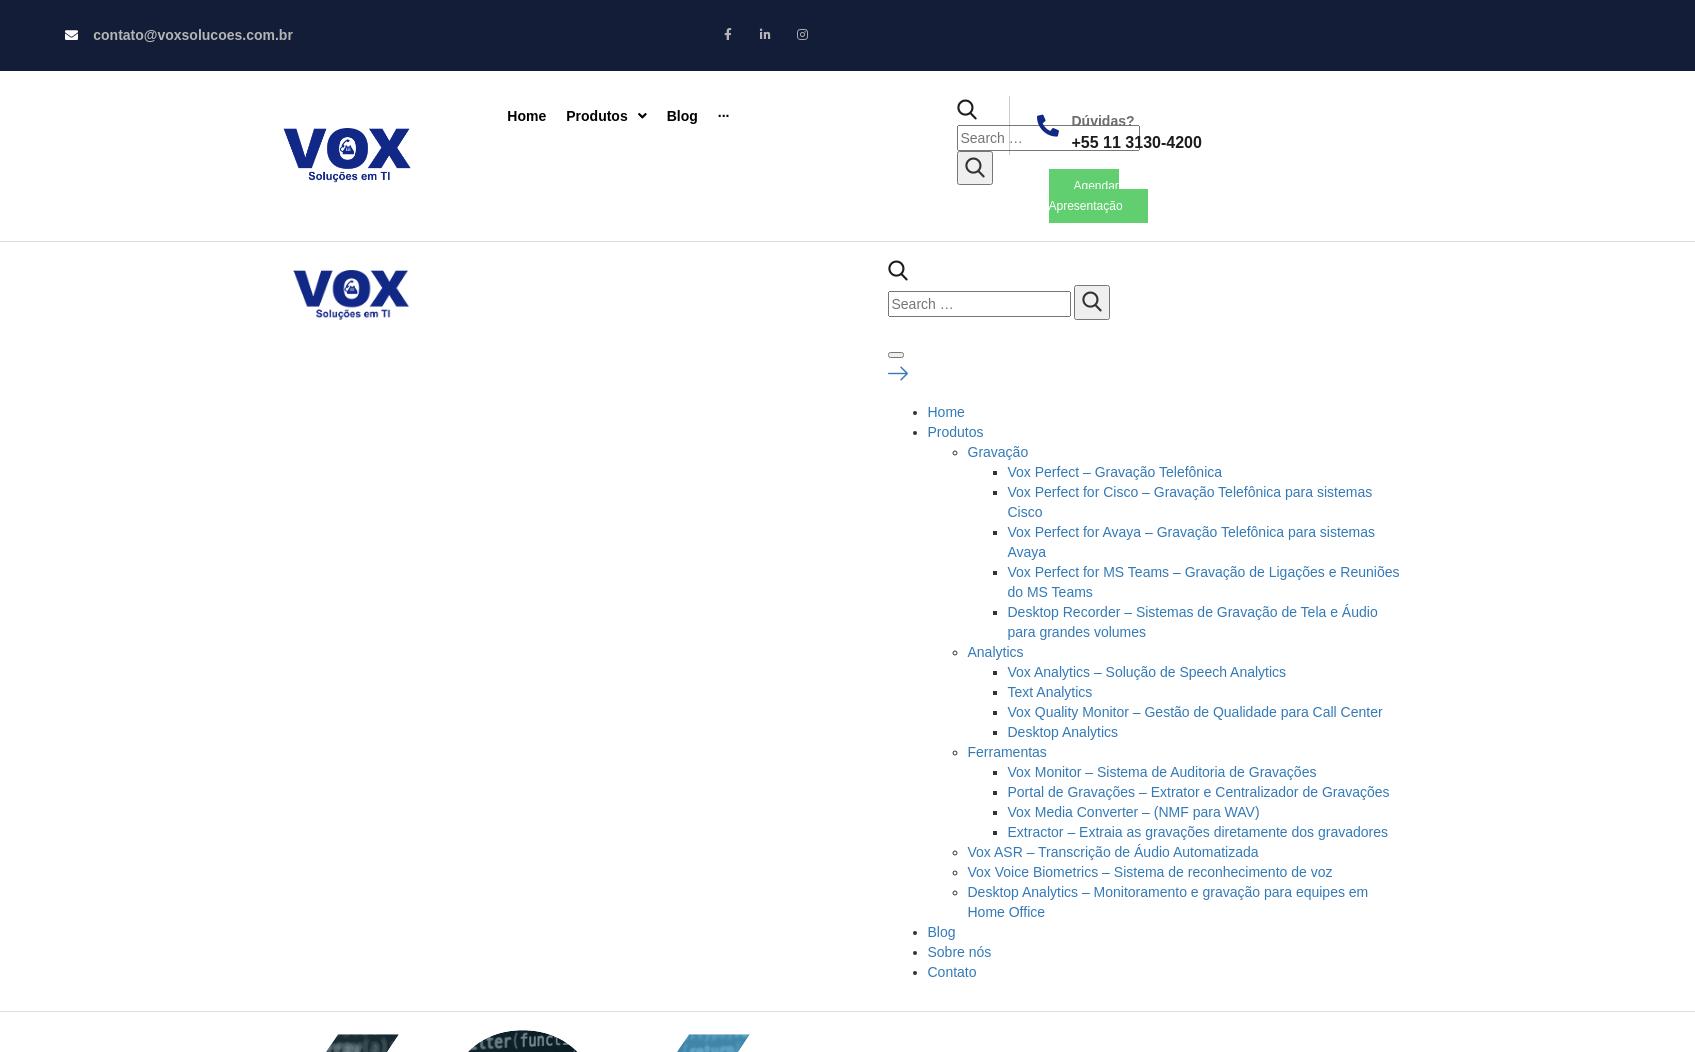  I want to click on 'contato@voxsolucoes.com.br', so click(192, 35).